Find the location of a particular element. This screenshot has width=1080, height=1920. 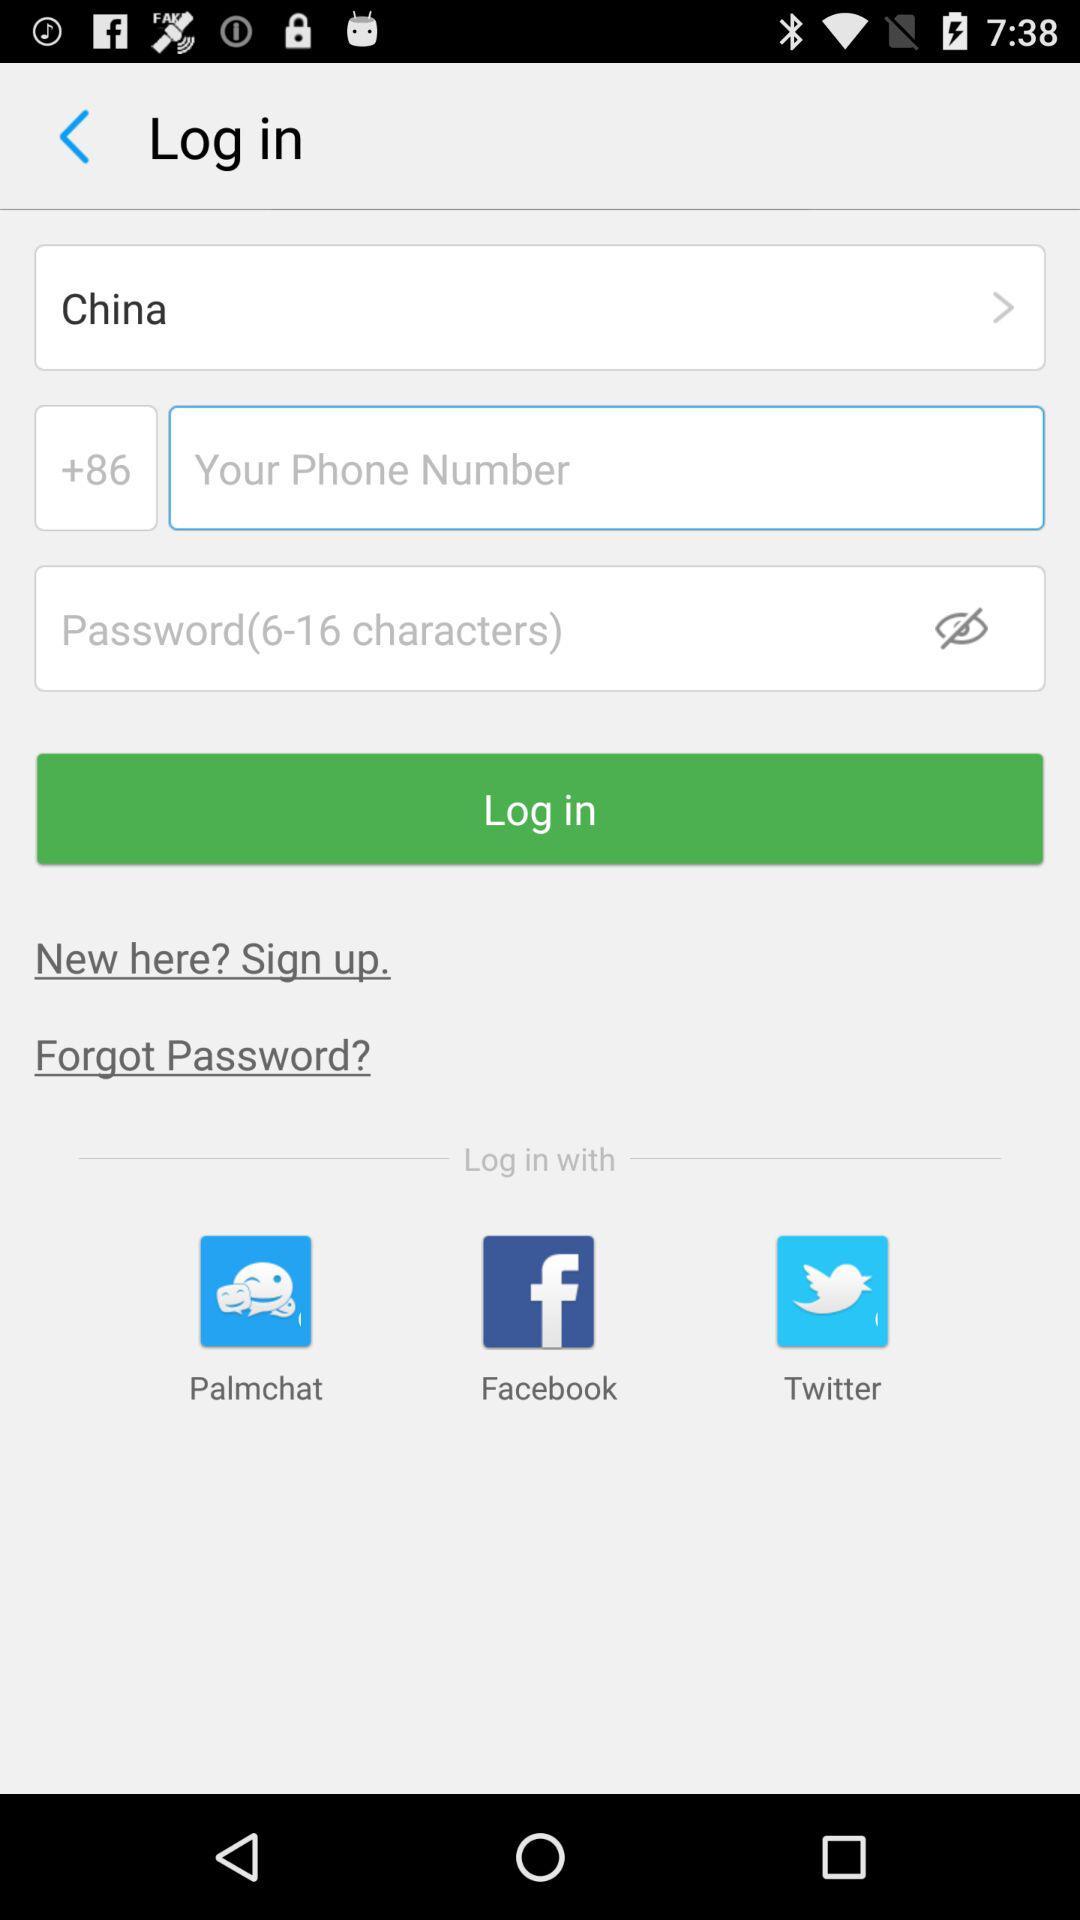

password field is located at coordinates (540, 627).